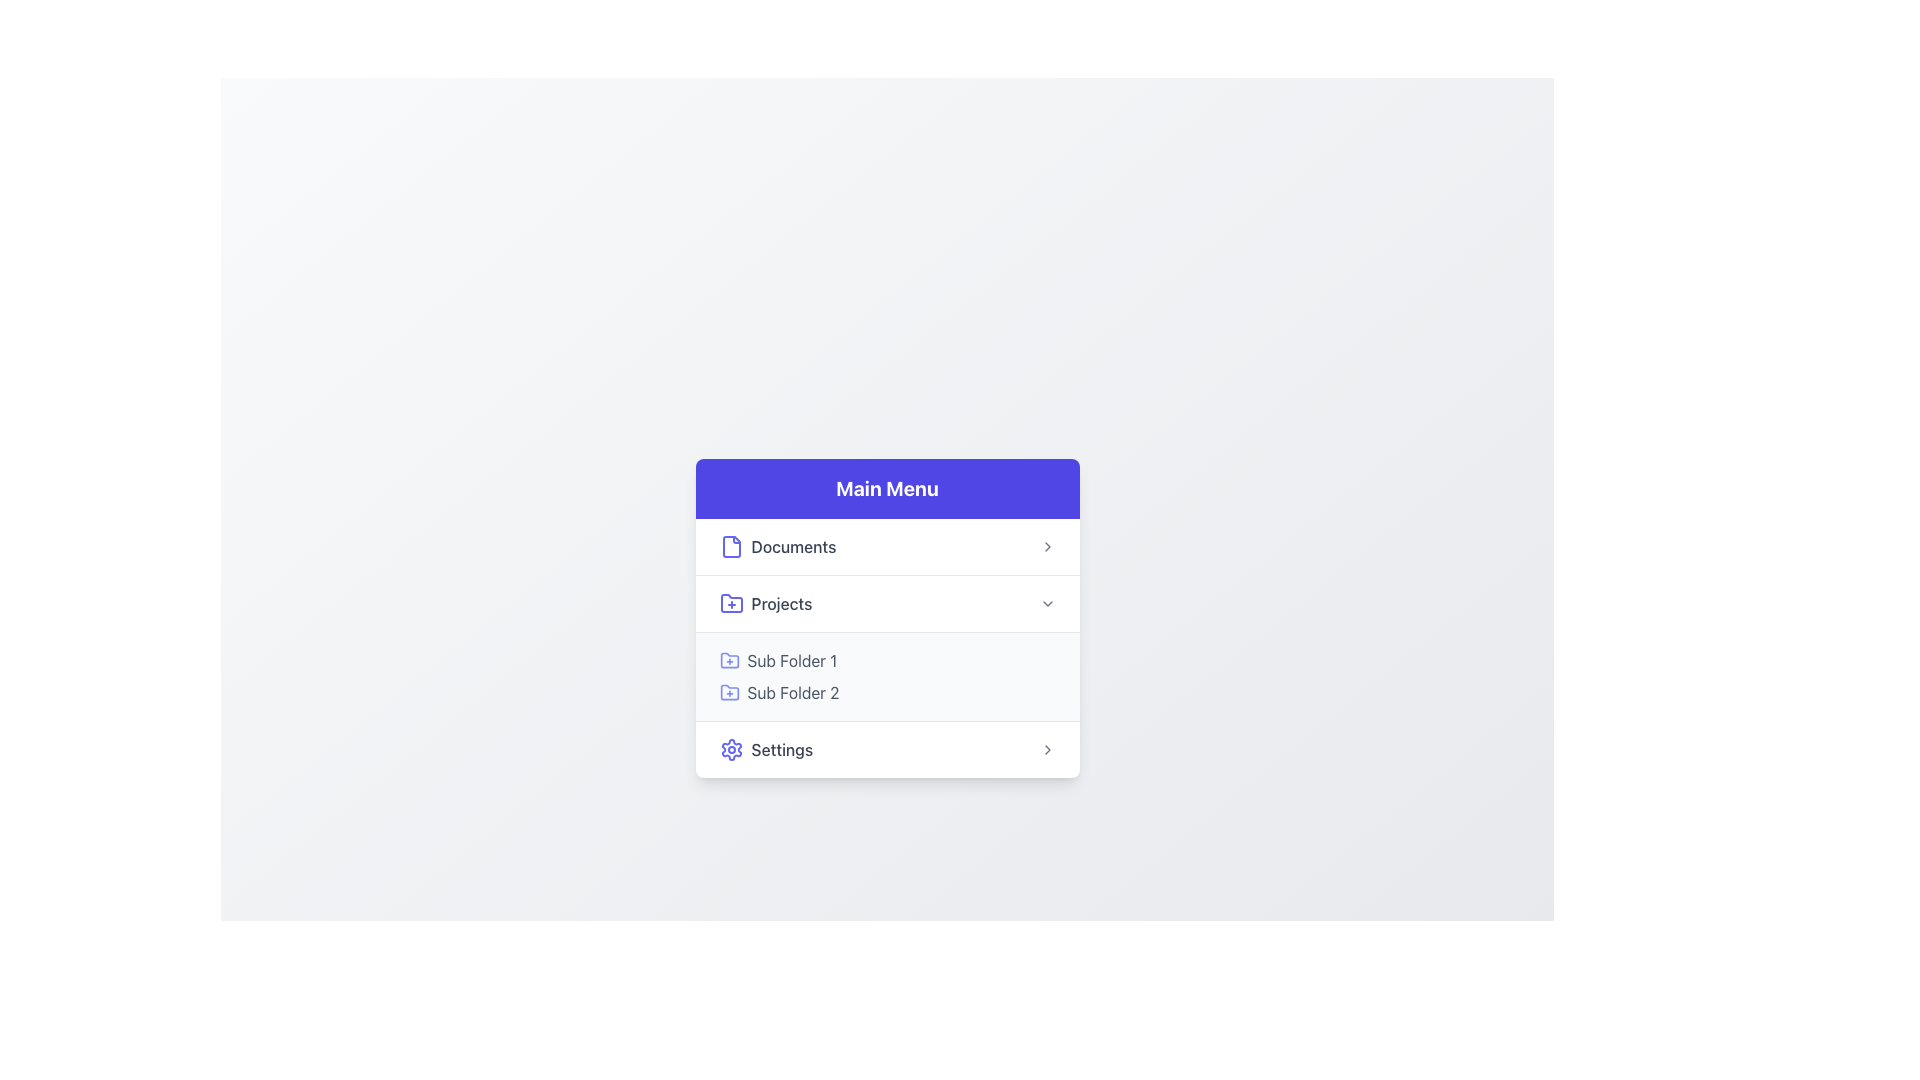 This screenshot has width=1920, height=1080. What do you see at coordinates (765, 749) in the screenshot?
I see `the 'Settings' Navigation Menu Item, which consists of a gear icon and the text 'Settings' styled in indigo and medium gray respectively, located at the bottom of the menu` at bounding box center [765, 749].